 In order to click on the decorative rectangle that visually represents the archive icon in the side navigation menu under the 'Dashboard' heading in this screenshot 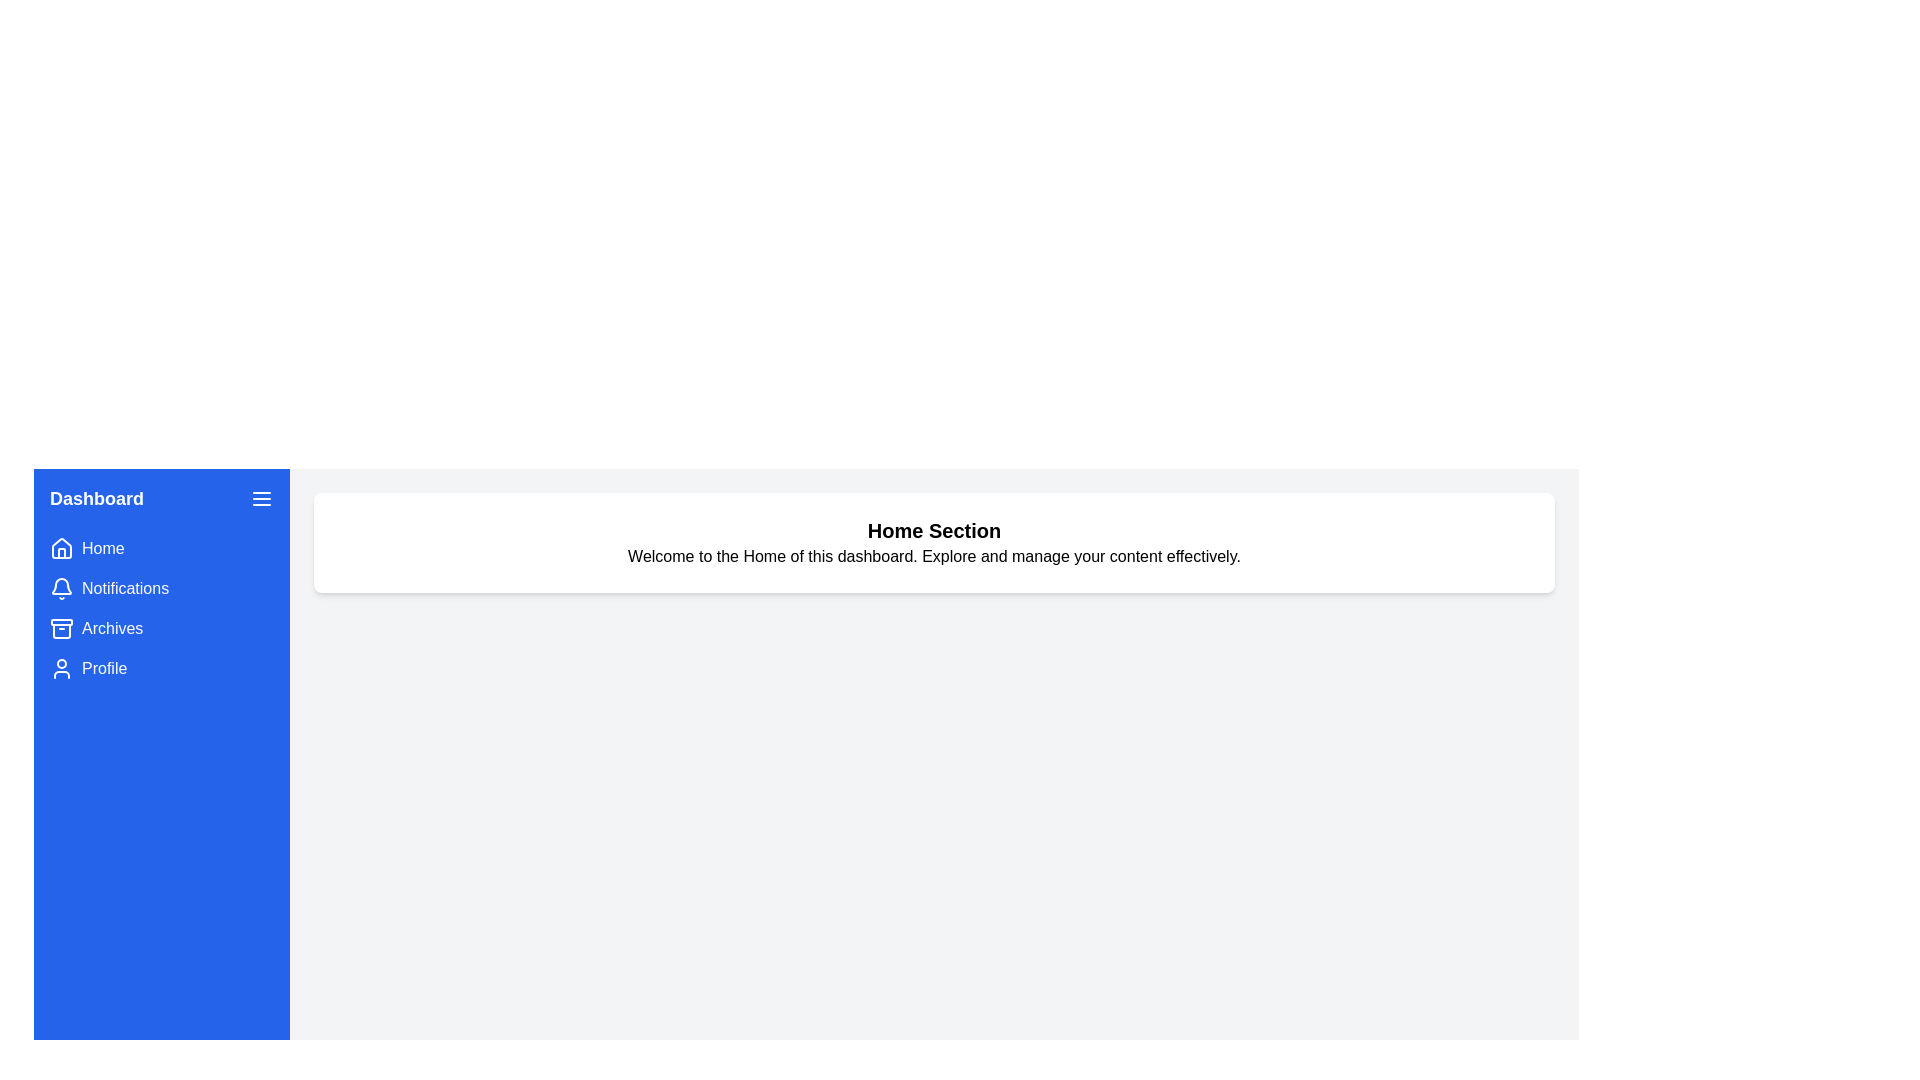, I will do `click(62, 620)`.